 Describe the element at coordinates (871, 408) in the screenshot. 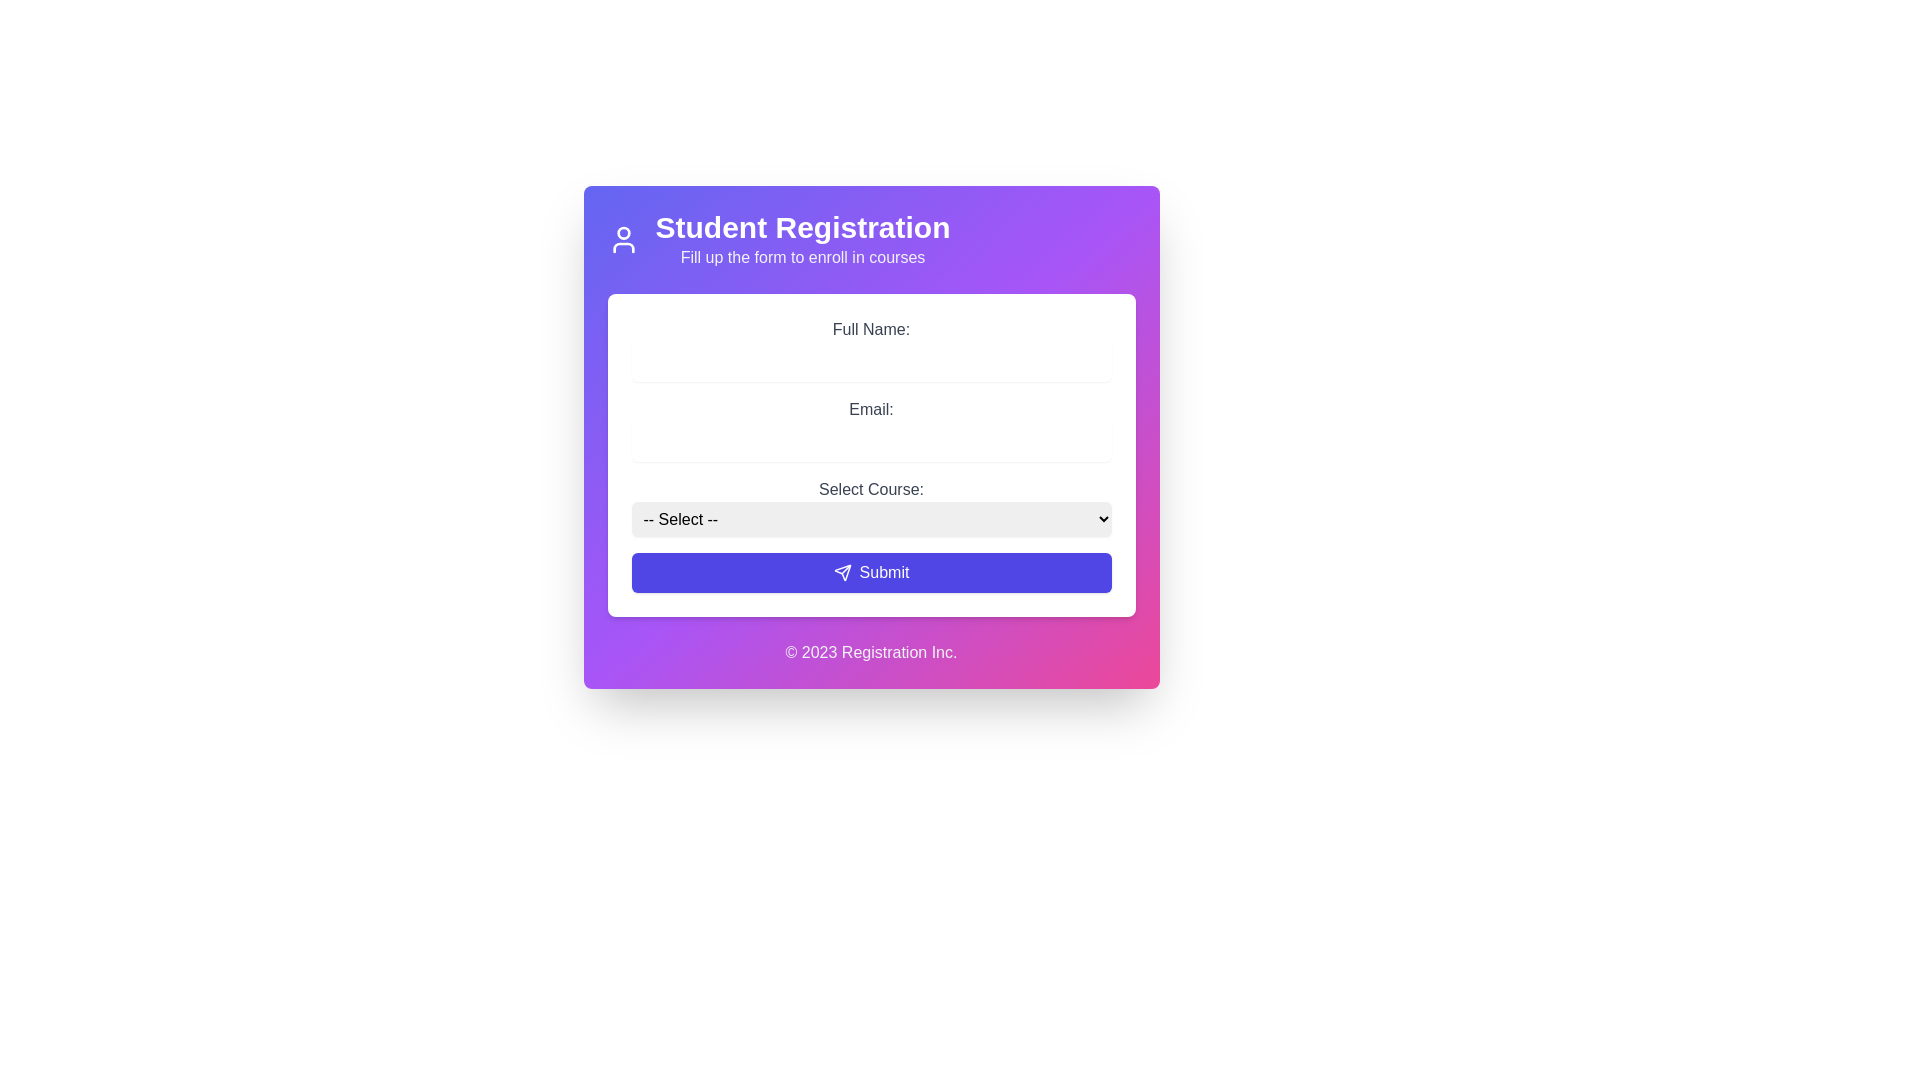

I see `the label that identifies the email input field in the student registration form, which is positioned centrally below the 'Full Name:' field` at that location.